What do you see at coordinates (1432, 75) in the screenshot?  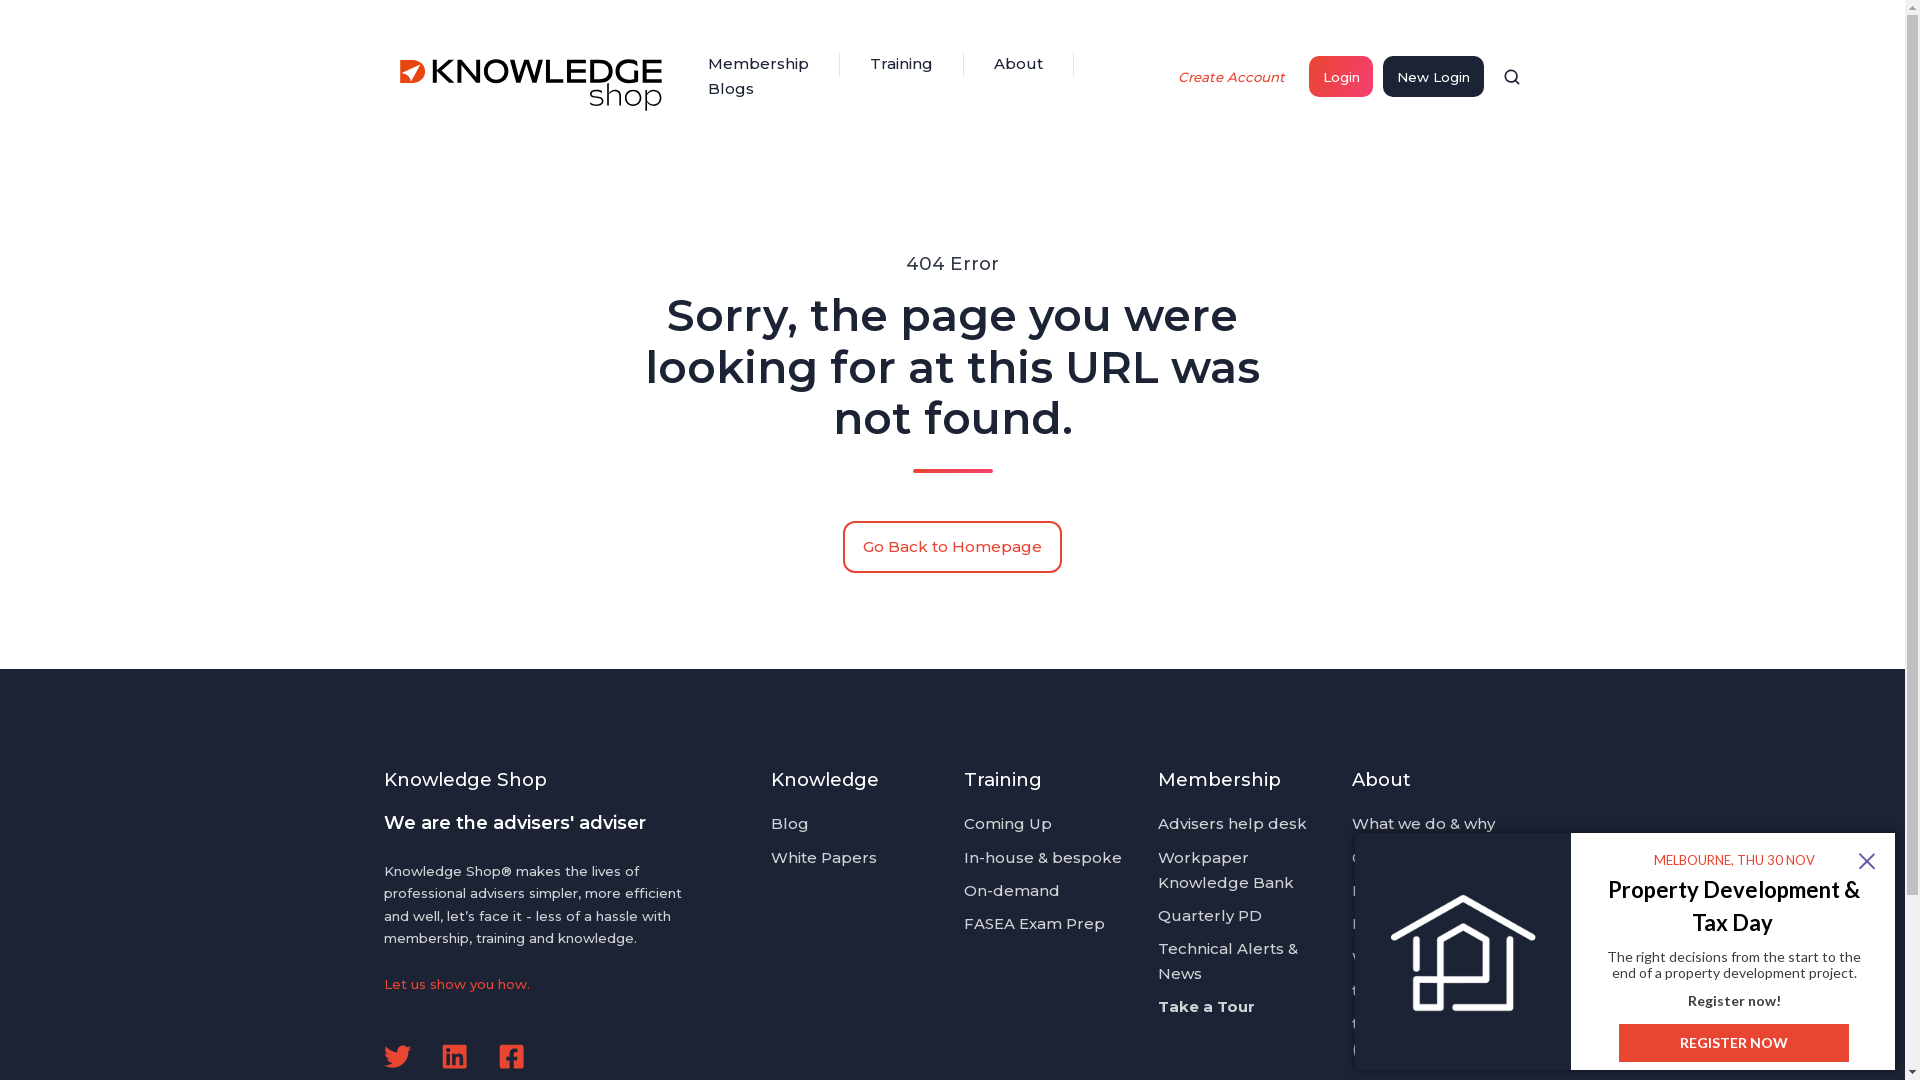 I see `'New Login'` at bounding box center [1432, 75].